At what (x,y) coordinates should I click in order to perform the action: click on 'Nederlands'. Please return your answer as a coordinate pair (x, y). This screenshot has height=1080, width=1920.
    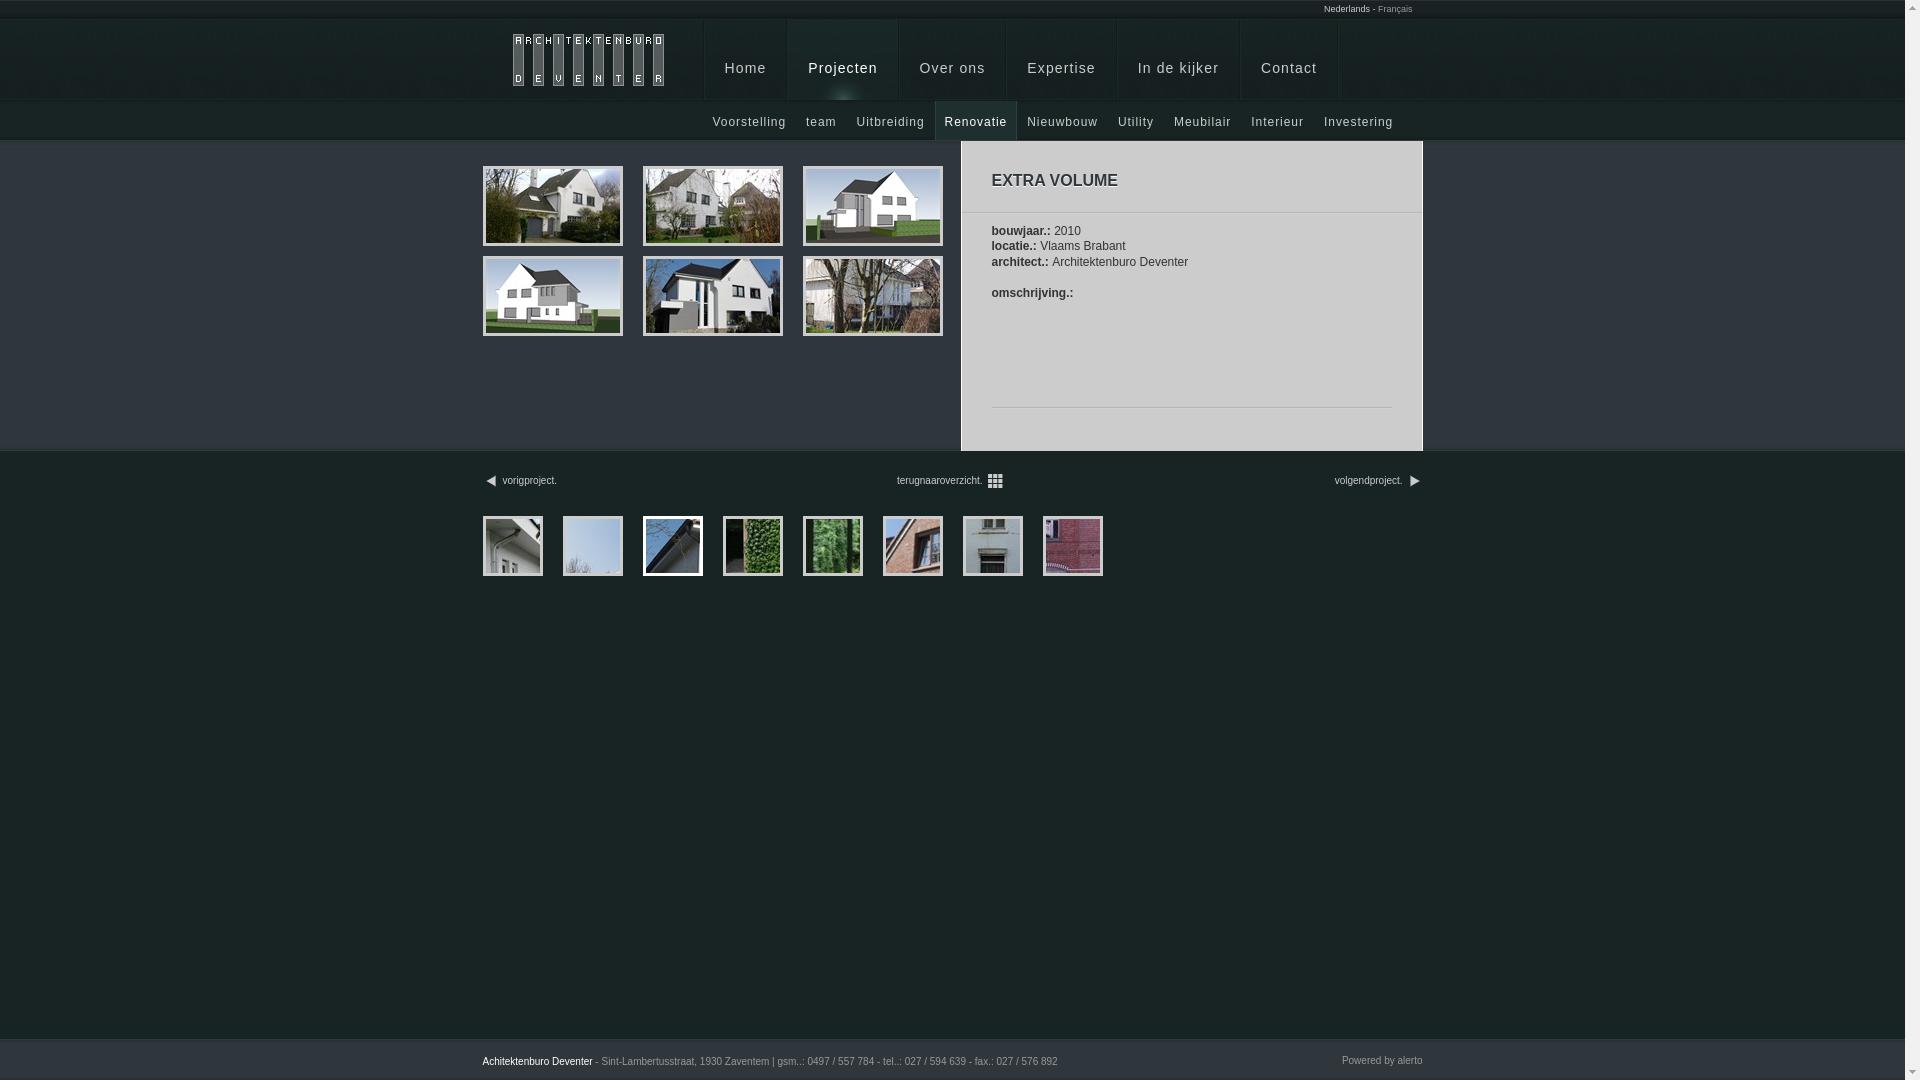
    Looking at the image, I should click on (1347, 8).